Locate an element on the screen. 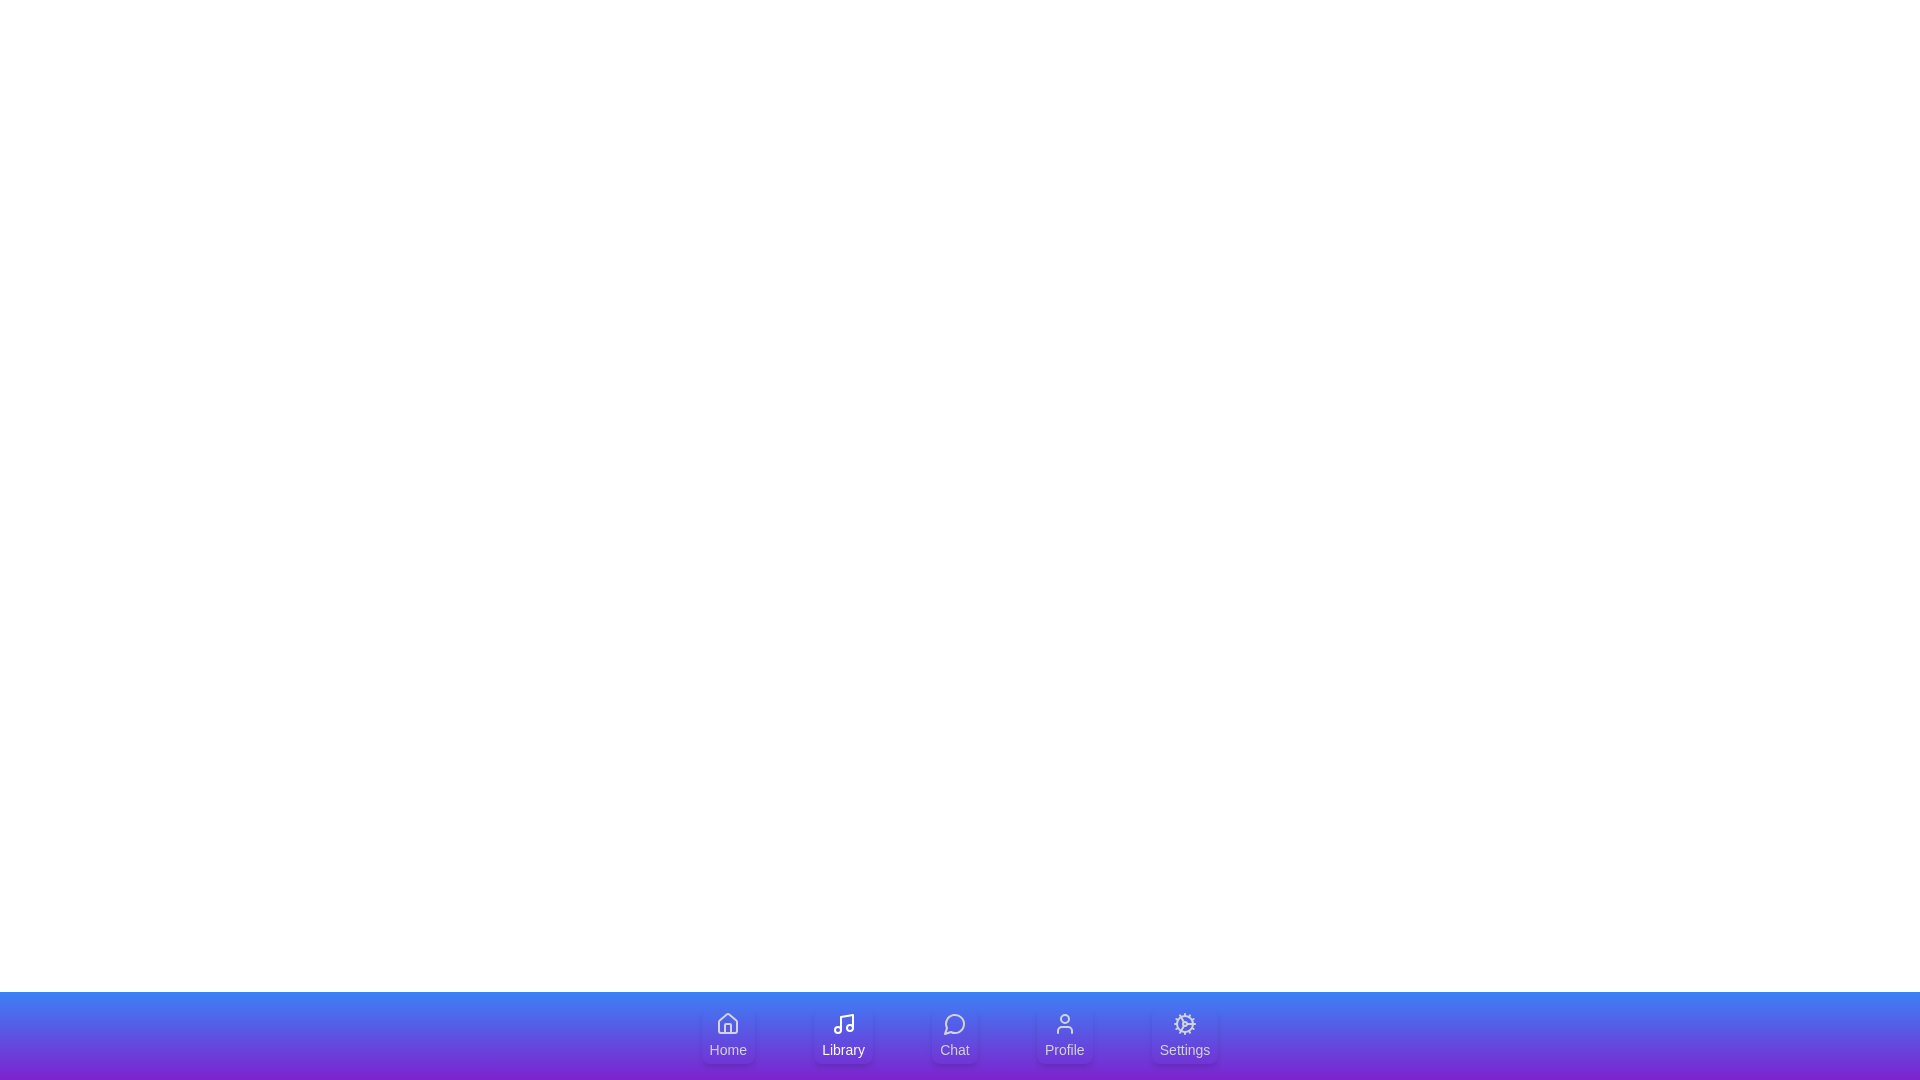 The height and width of the screenshot is (1080, 1920). the Library tab to observe the hover effect is located at coordinates (843, 1035).